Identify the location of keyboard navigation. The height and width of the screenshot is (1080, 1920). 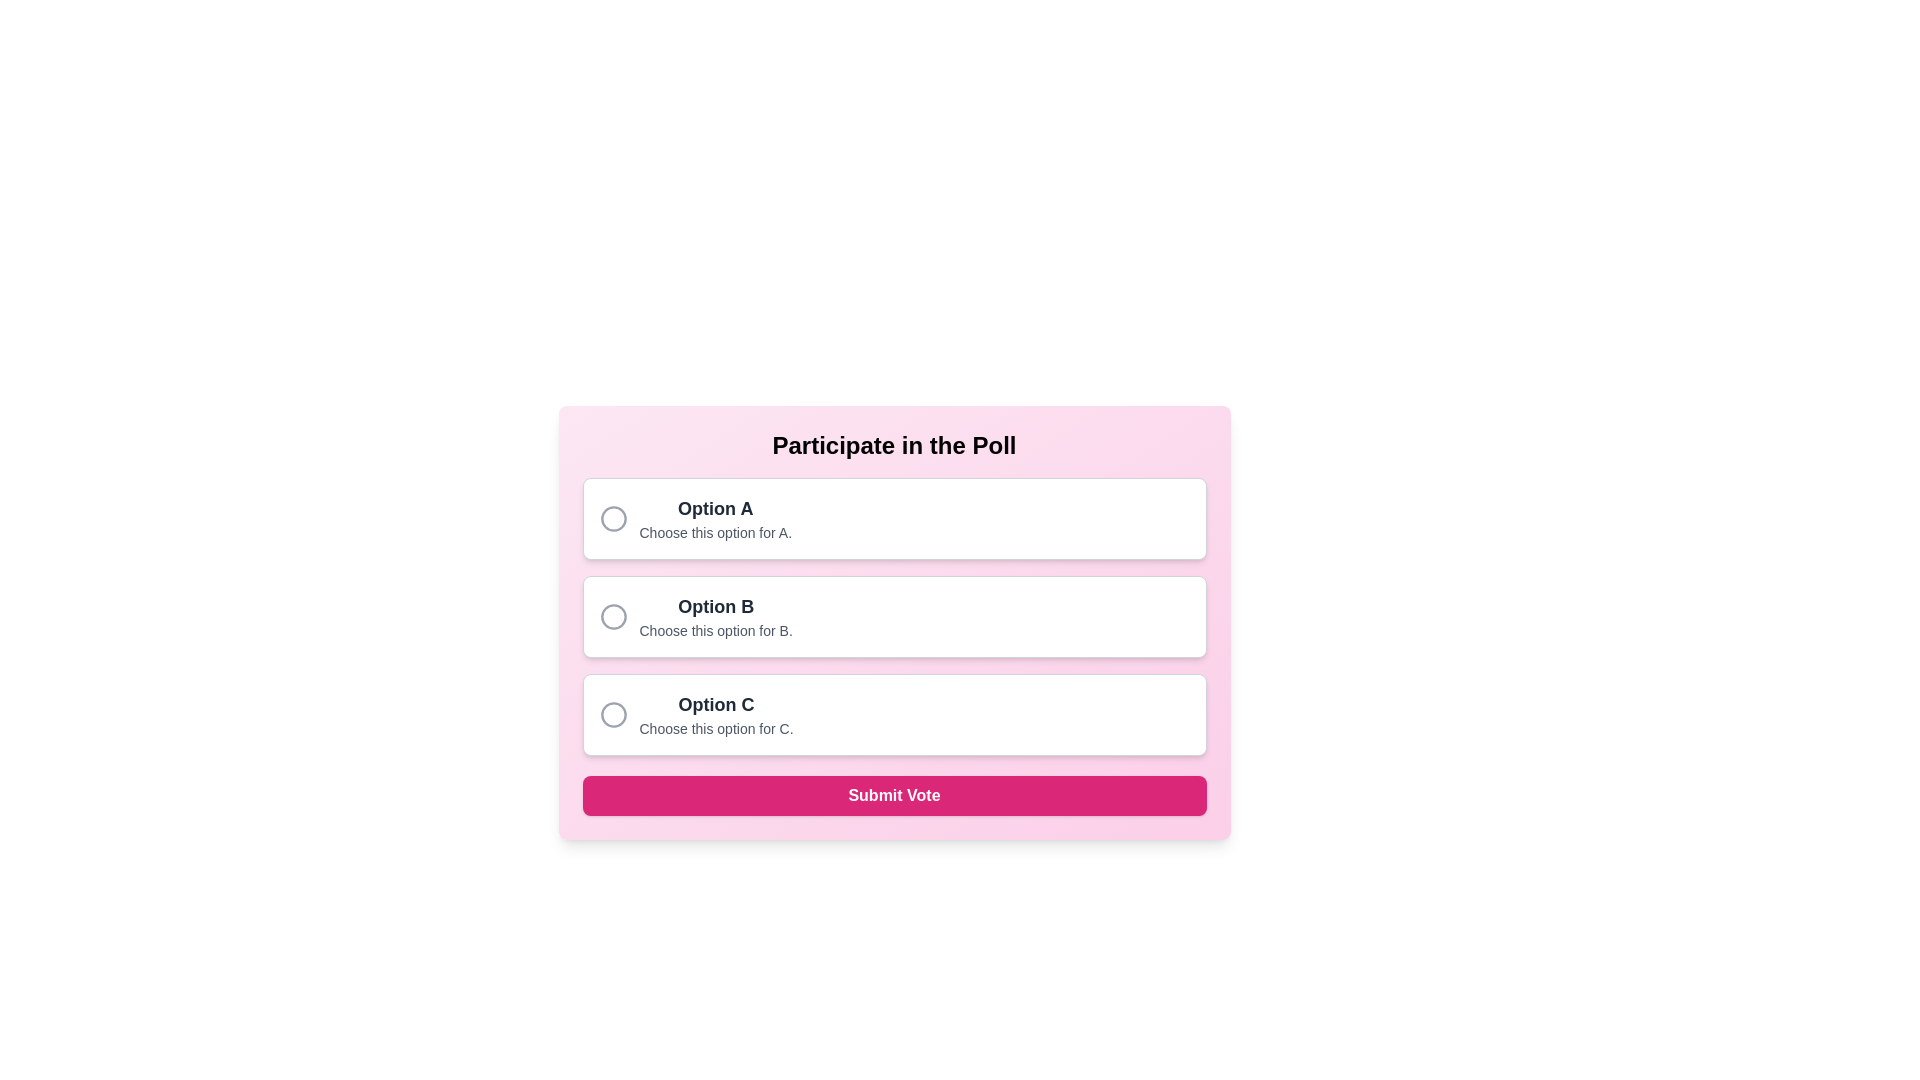
(612, 713).